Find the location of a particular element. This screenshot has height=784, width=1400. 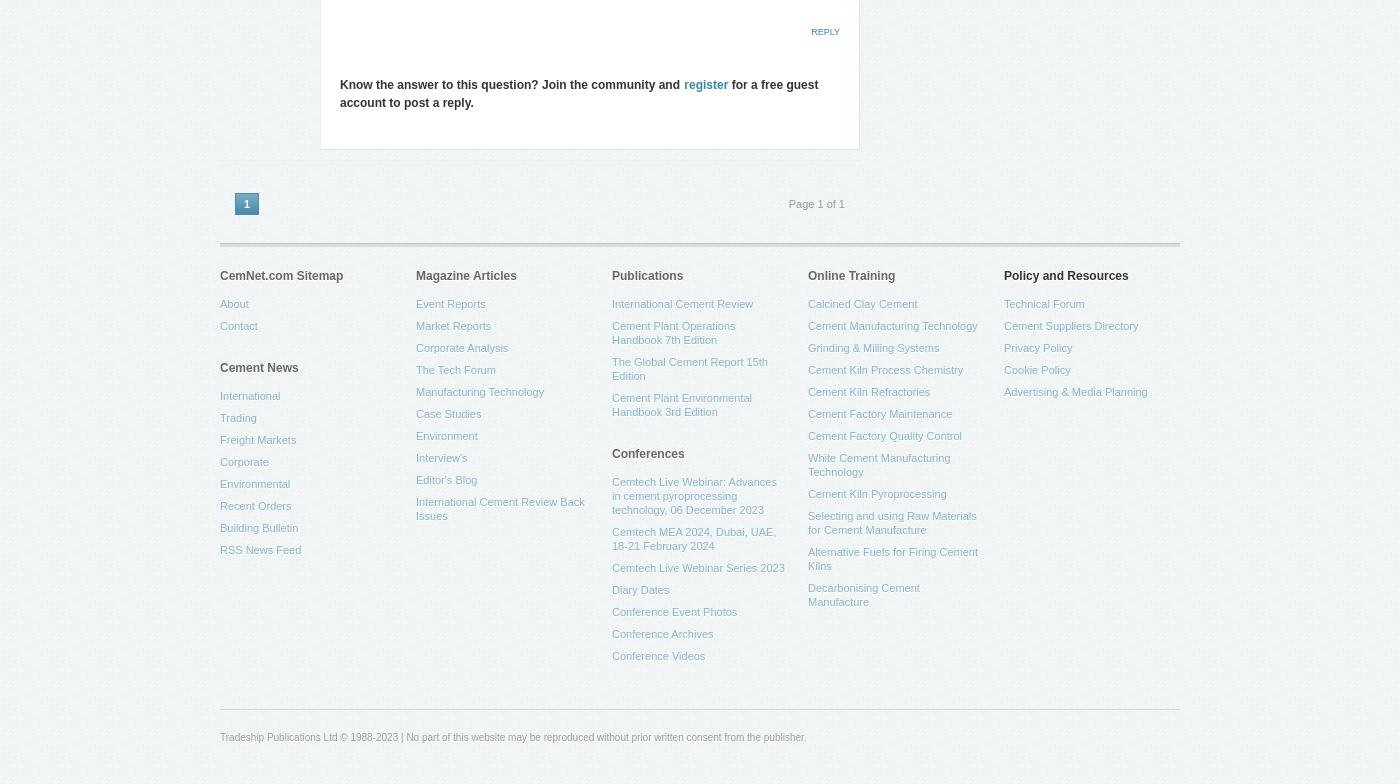

'Alternative Fuels for Firing Cement Kilns' is located at coordinates (892, 558).